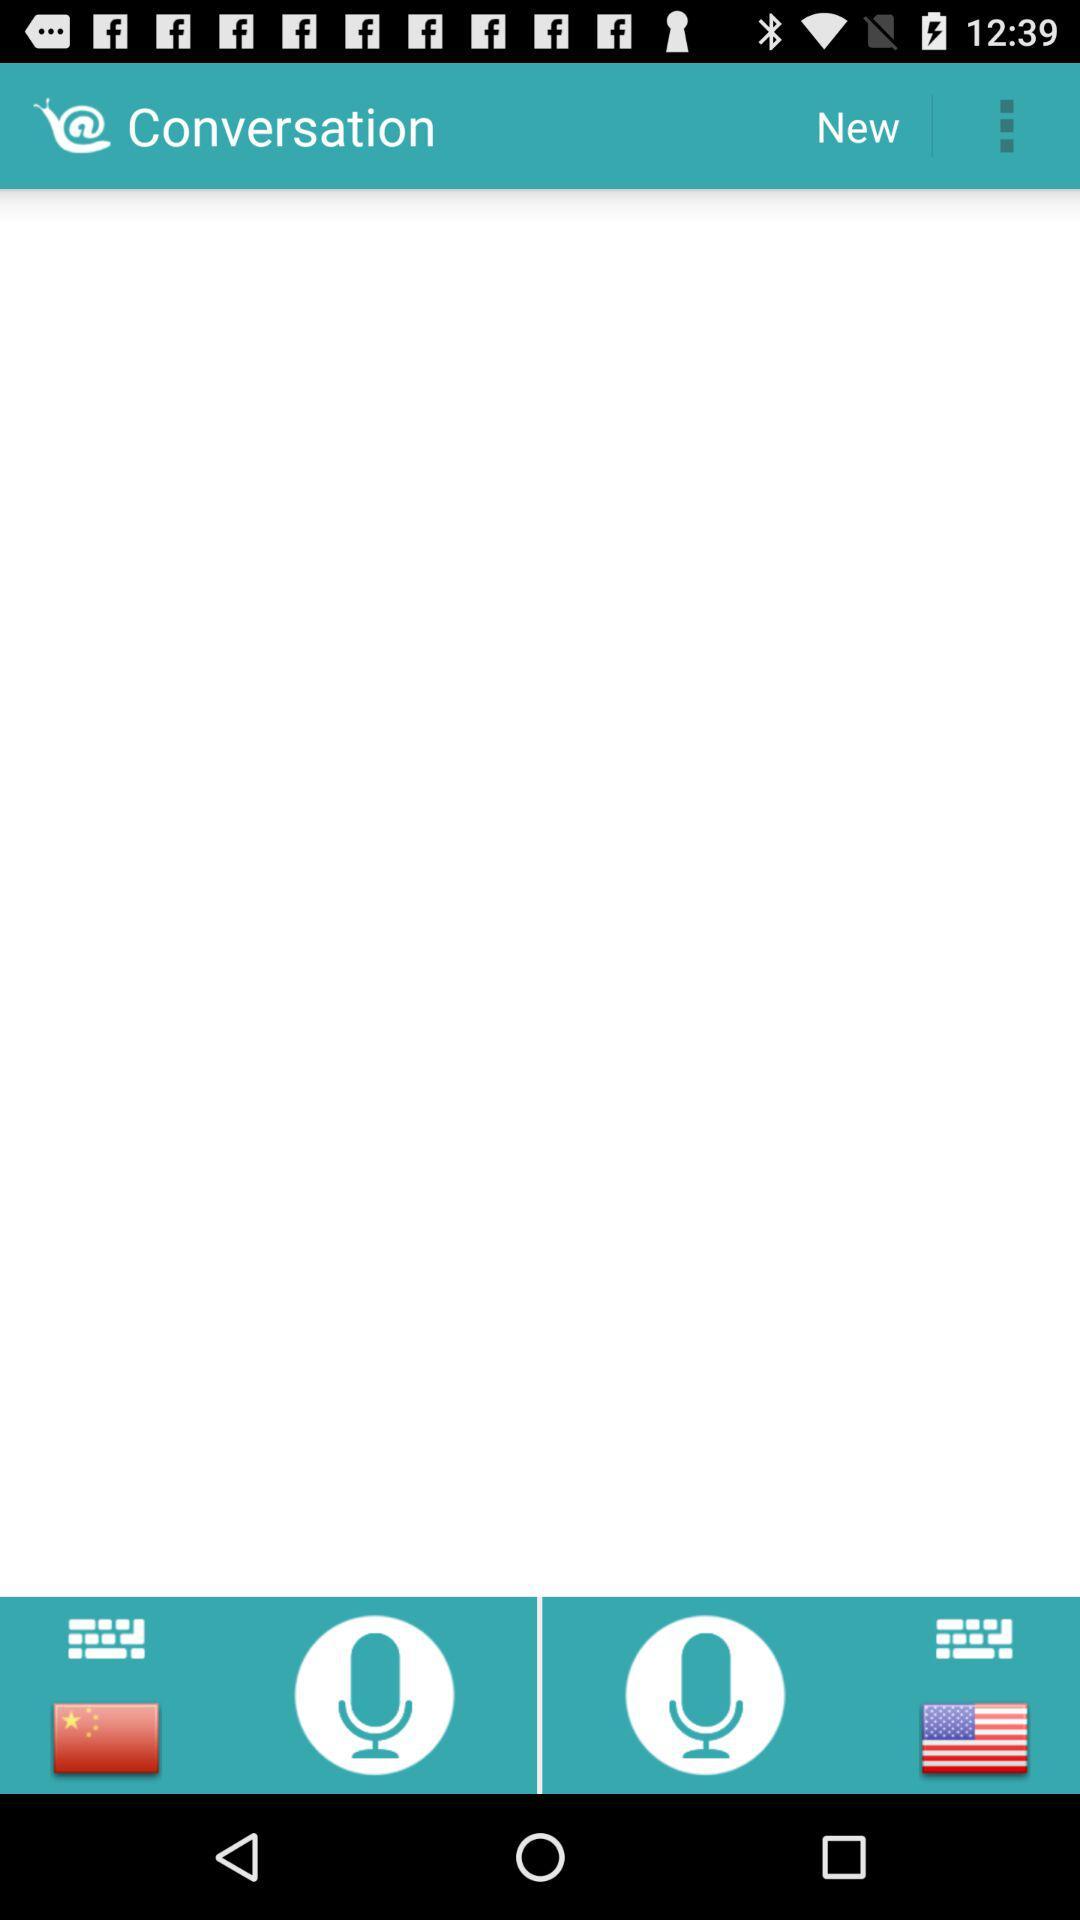  What do you see at coordinates (856, 124) in the screenshot?
I see `new` at bounding box center [856, 124].